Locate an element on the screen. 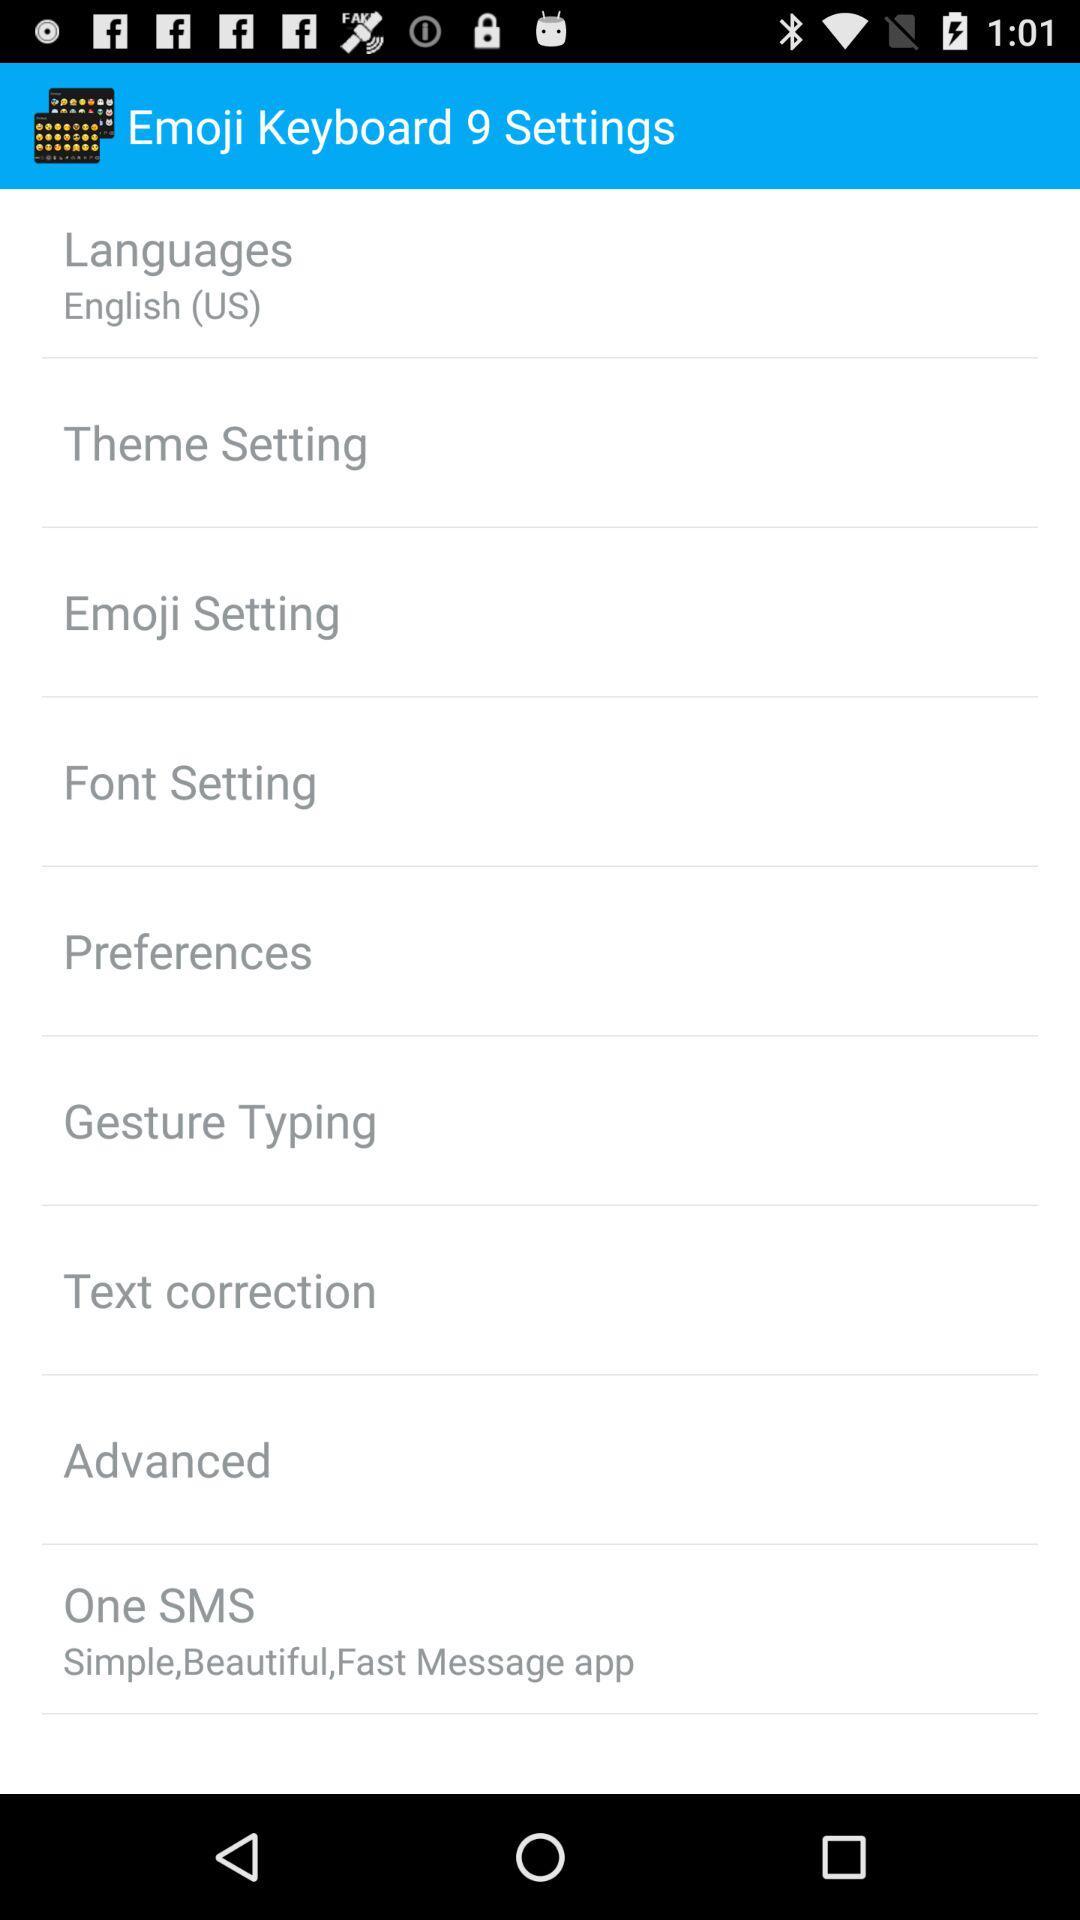 This screenshot has width=1080, height=1920. the app above english (us) icon is located at coordinates (177, 246).